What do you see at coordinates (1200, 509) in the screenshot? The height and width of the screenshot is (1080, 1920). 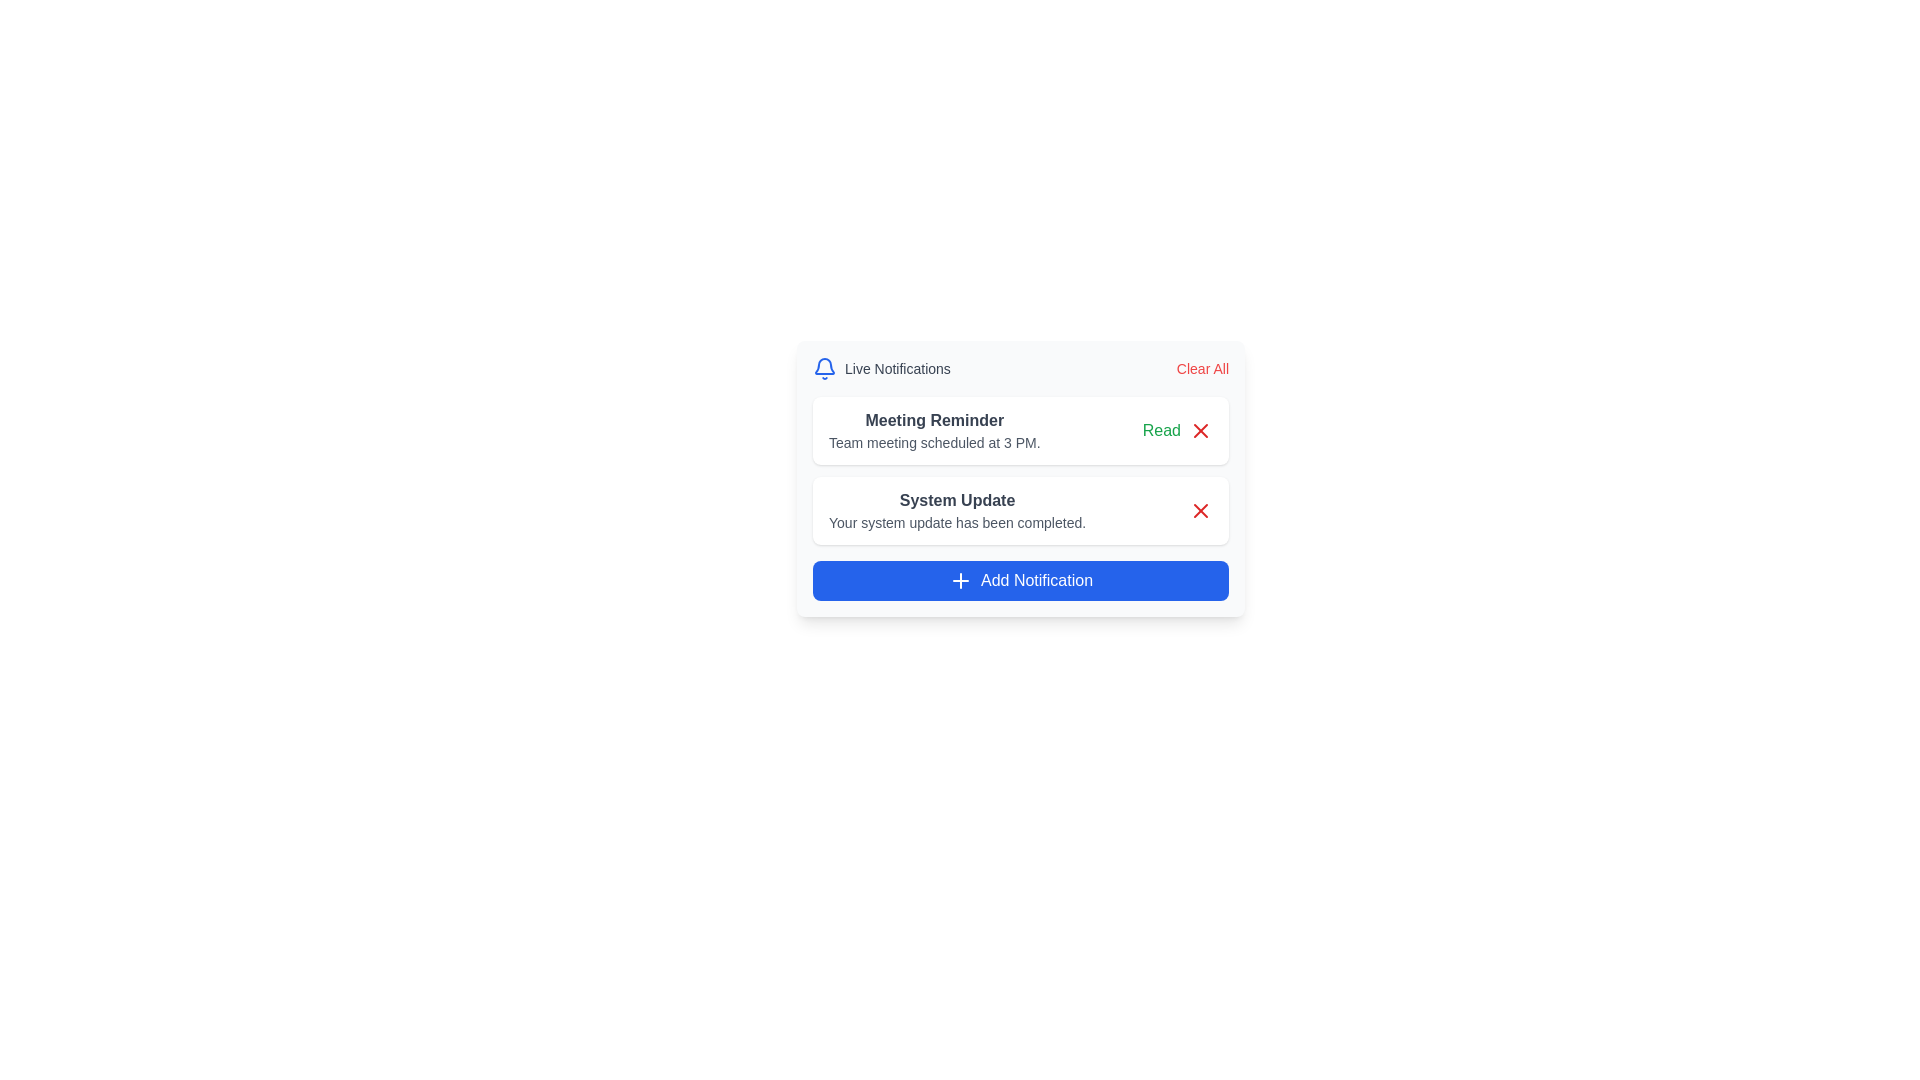 I see `the dismiss button for the 'System Update' notification to change its color` at bounding box center [1200, 509].